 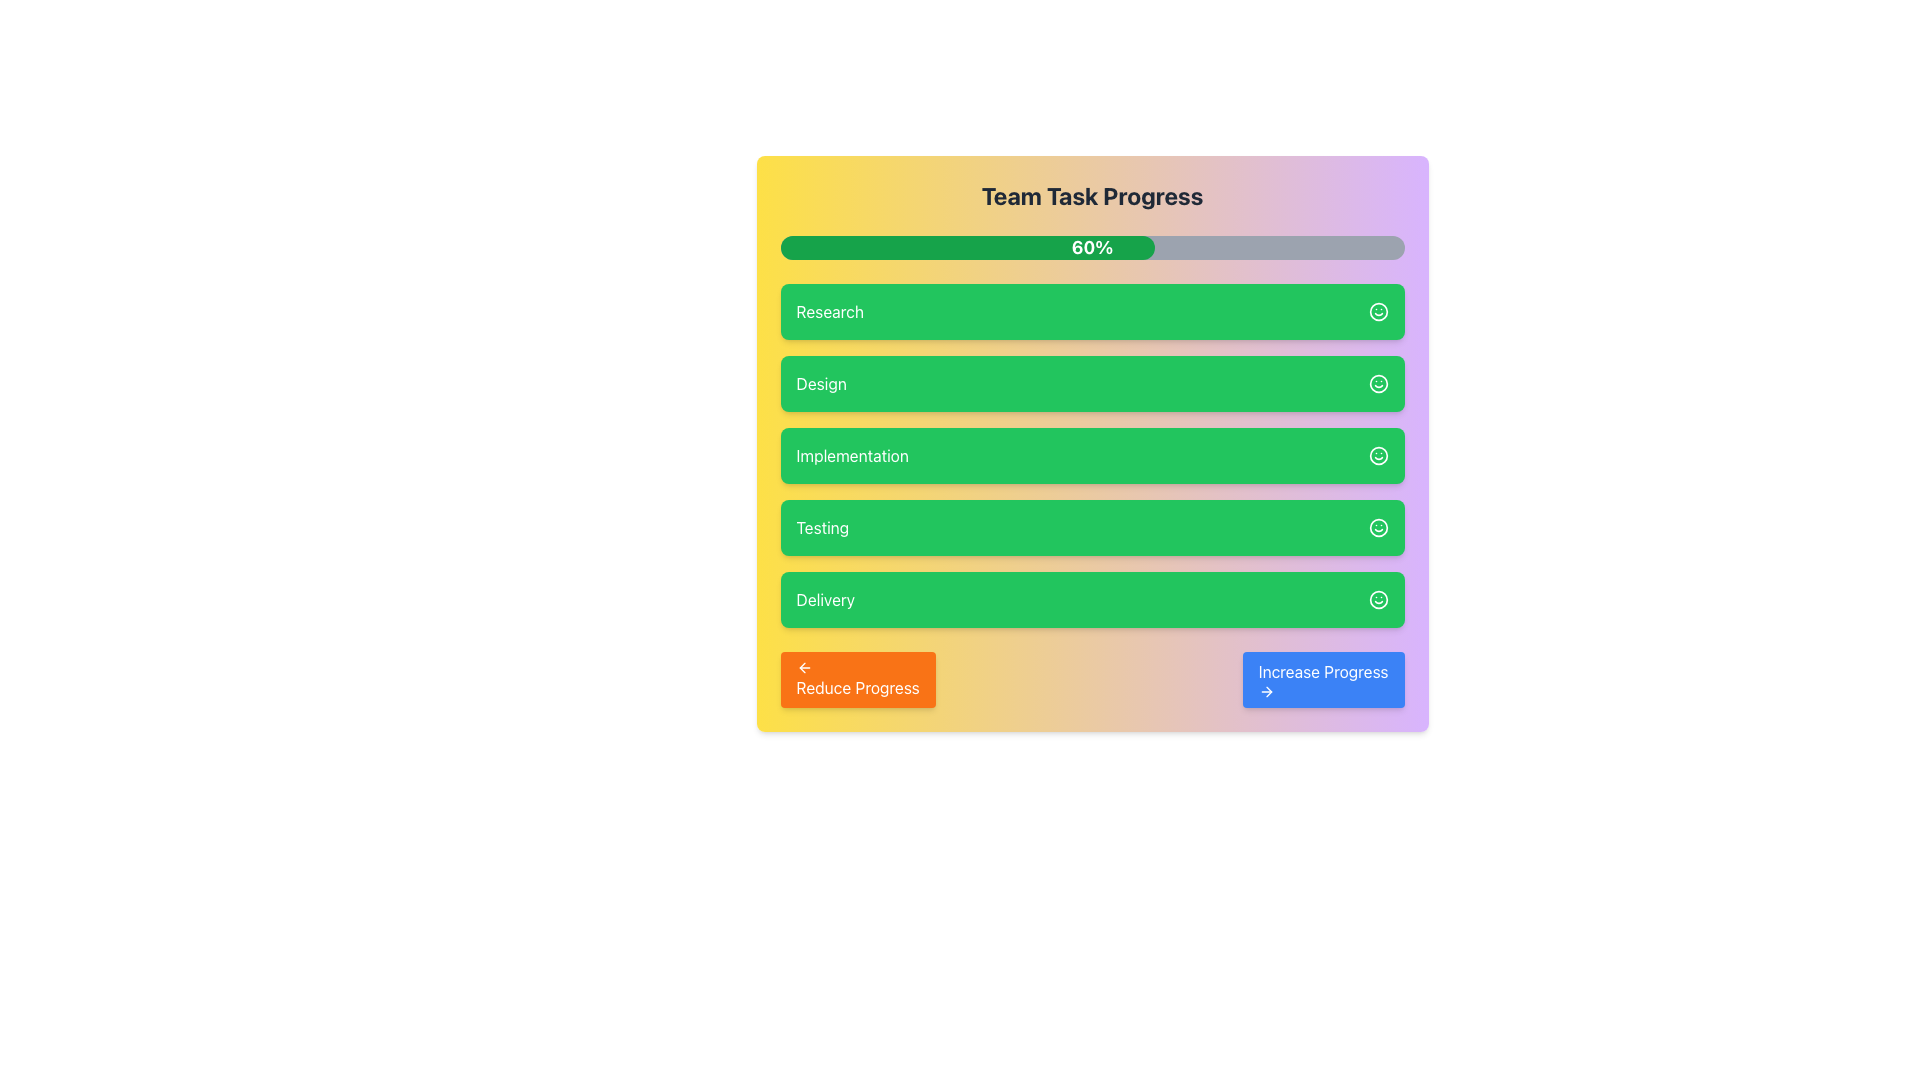 What do you see at coordinates (1377, 384) in the screenshot?
I see `the circular vector graphic representing the smiley face icon, which is located at the right end of the 'Design' button` at bounding box center [1377, 384].